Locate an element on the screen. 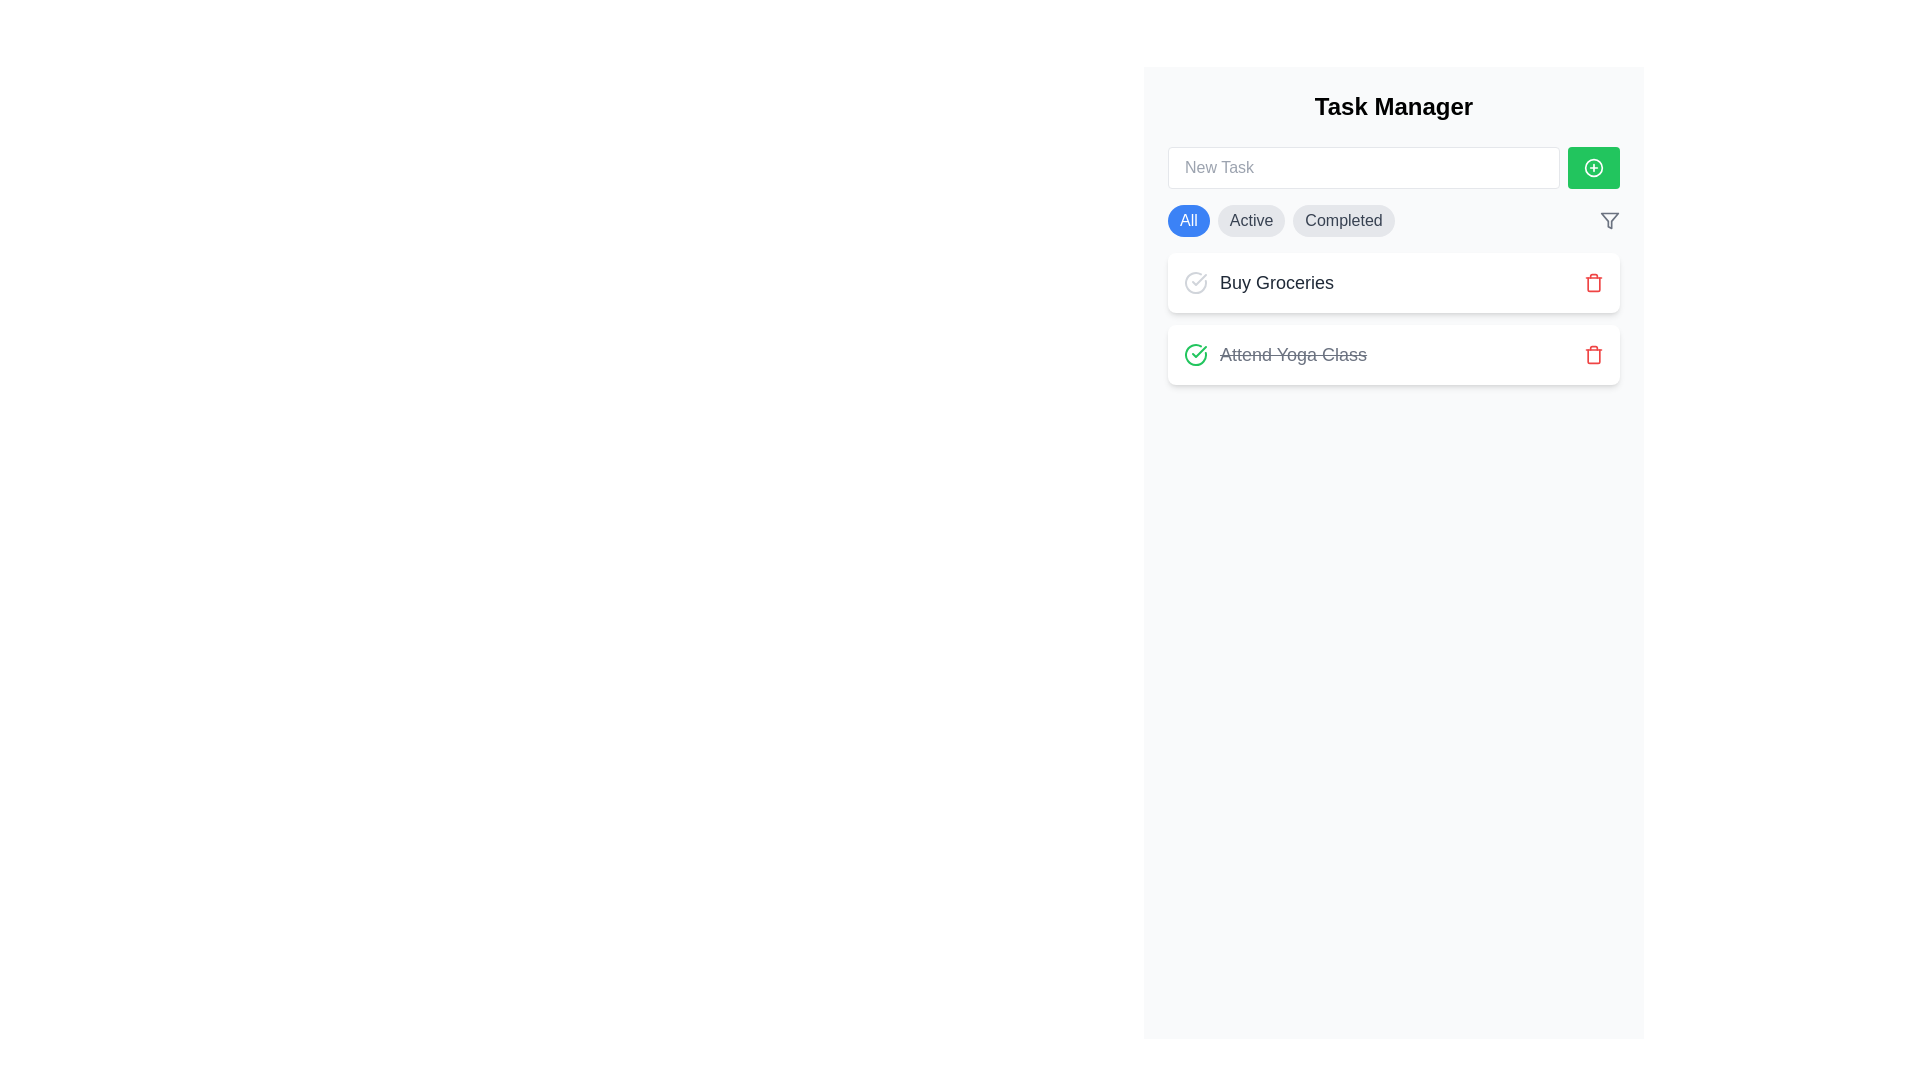 The image size is (1920, 1080). the text 'Attend Yoga Class' which is styled with a gray color and has a strikethrough effect, indicating it is part of a completed task in the task management interface is located at coordinates (1293, 353).